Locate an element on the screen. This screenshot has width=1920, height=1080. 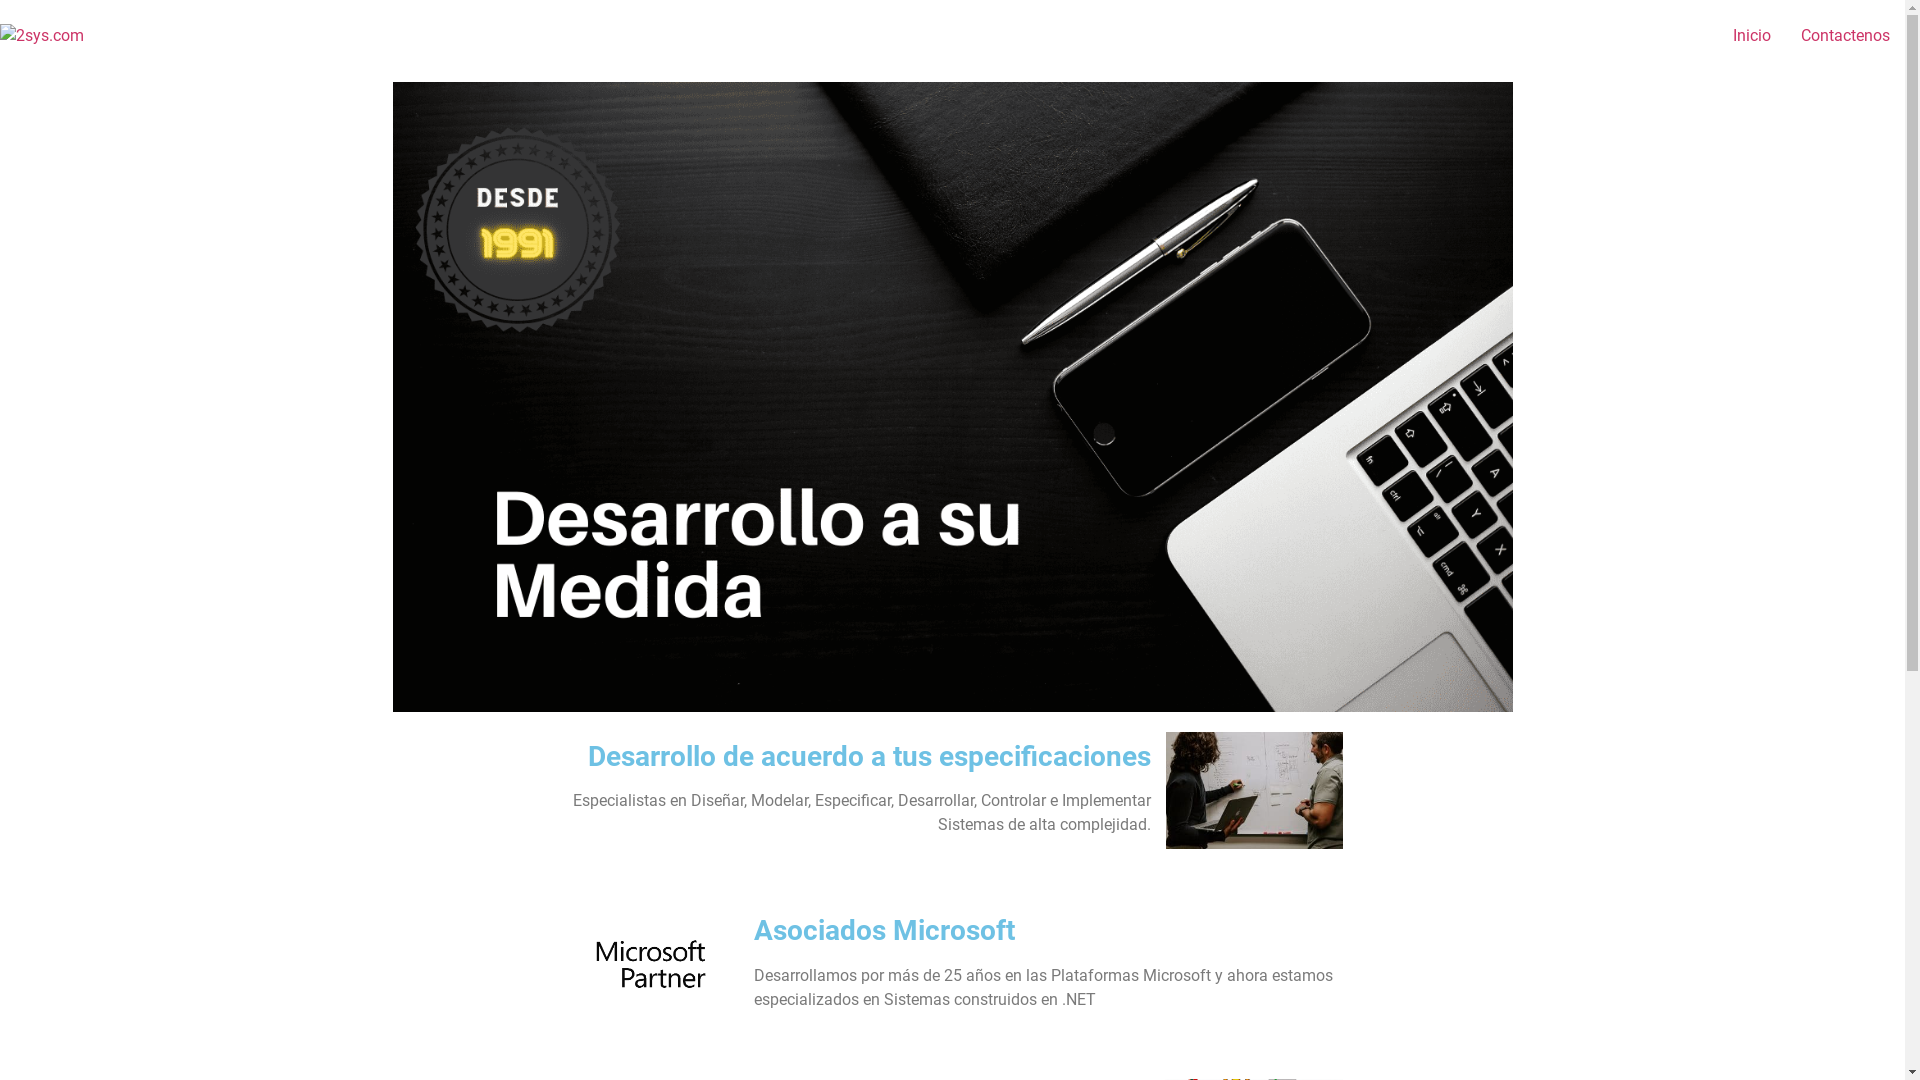
'Inicio' is located at coordinates (951, 104).